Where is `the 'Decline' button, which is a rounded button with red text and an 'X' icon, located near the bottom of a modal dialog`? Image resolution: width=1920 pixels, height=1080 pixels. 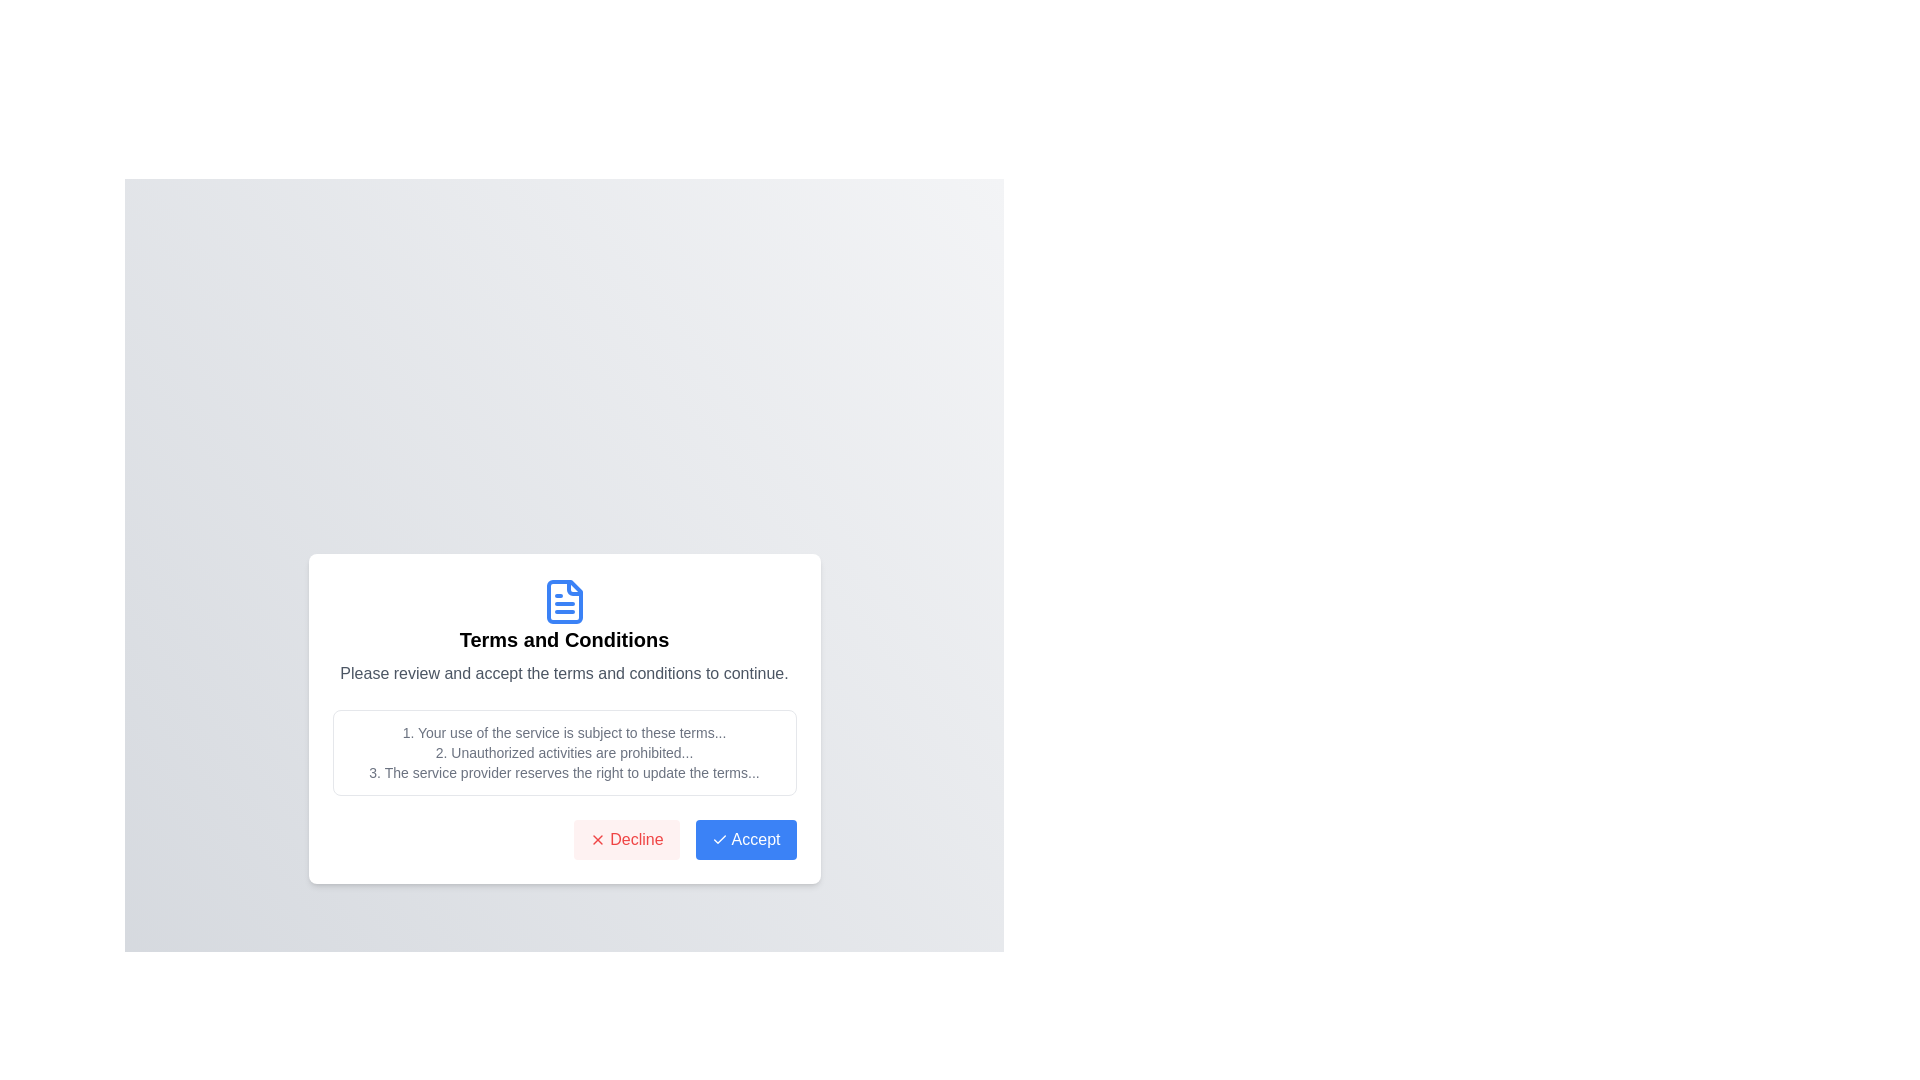 the 'Decline' button, which is a rounded button with red text and an 'X' icon, located near the bottom of a modal dialog is located at coordinates (625, 840).